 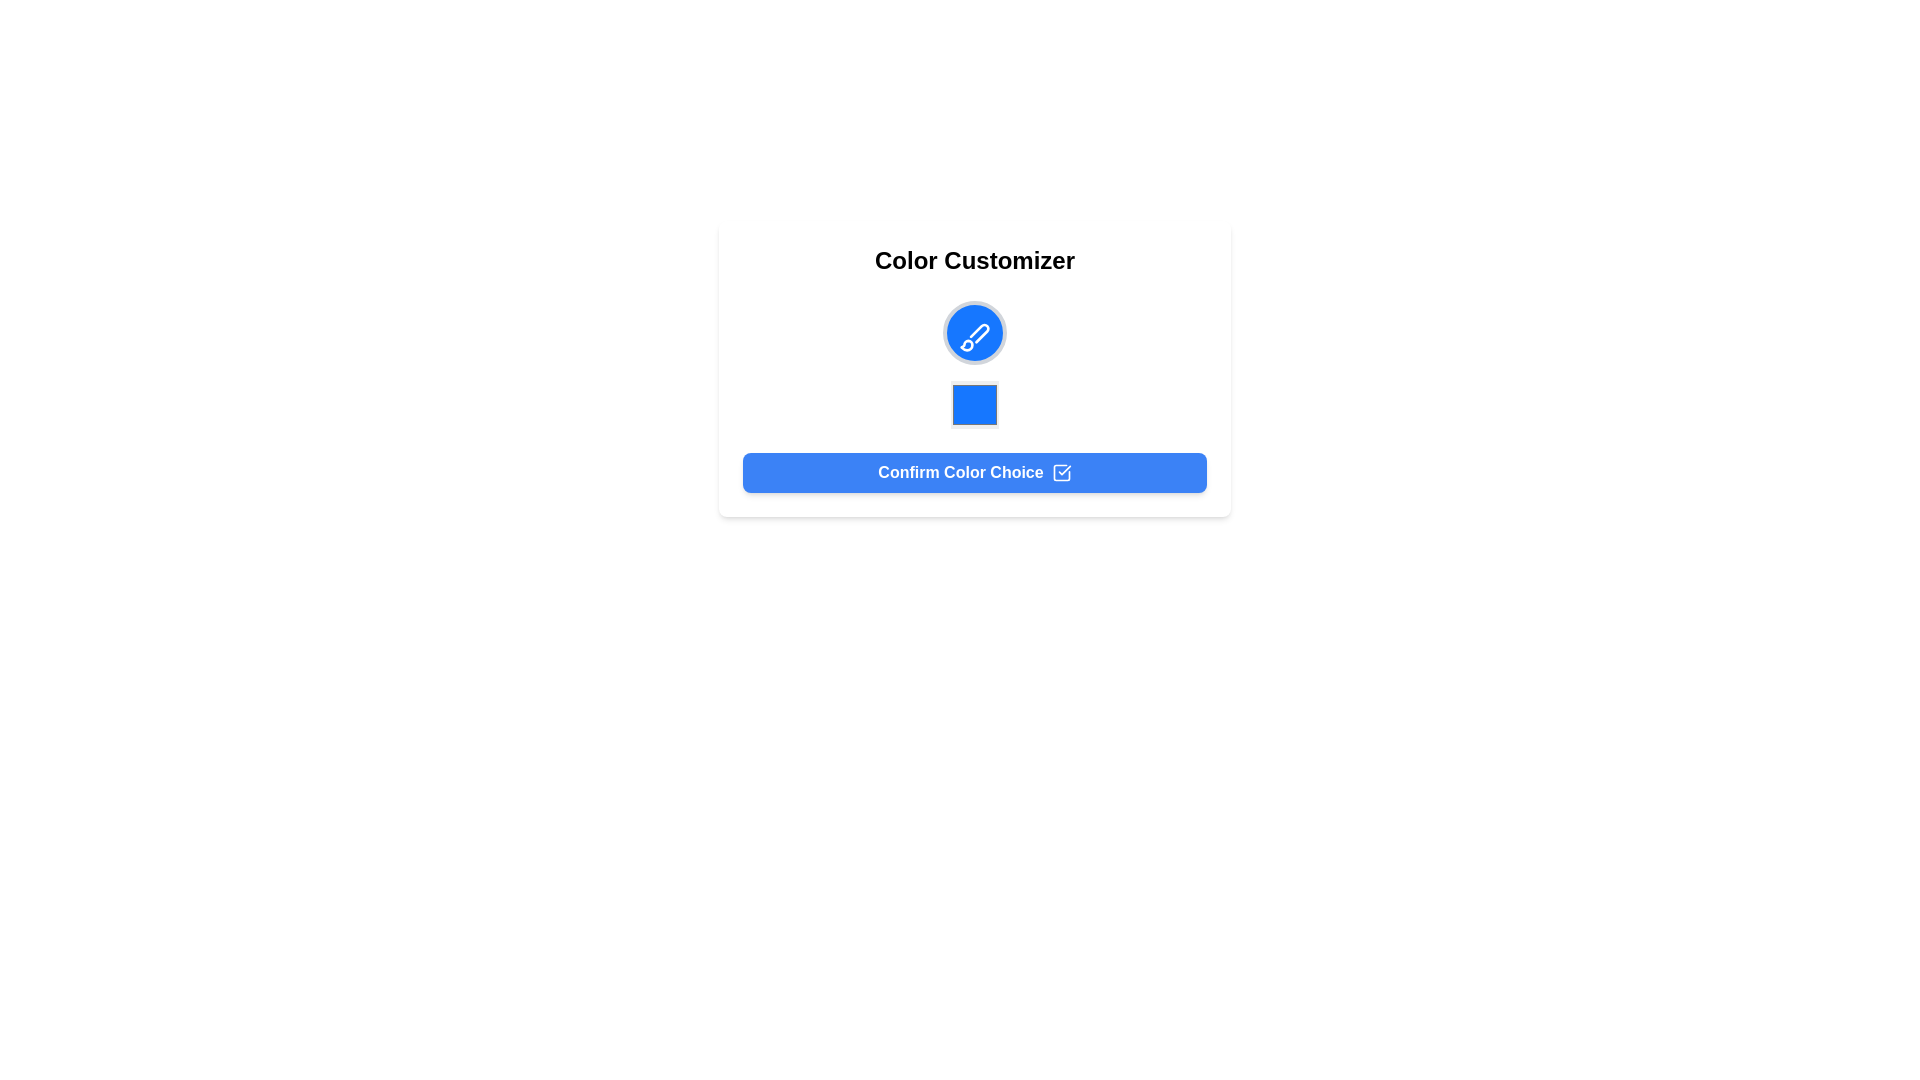 What do you see at coordinates (974, 365) in the screenshot?
I see `the color picker square of the composite color picker component located in the 'Color Customizer' section` at bounding box center [974, 365].